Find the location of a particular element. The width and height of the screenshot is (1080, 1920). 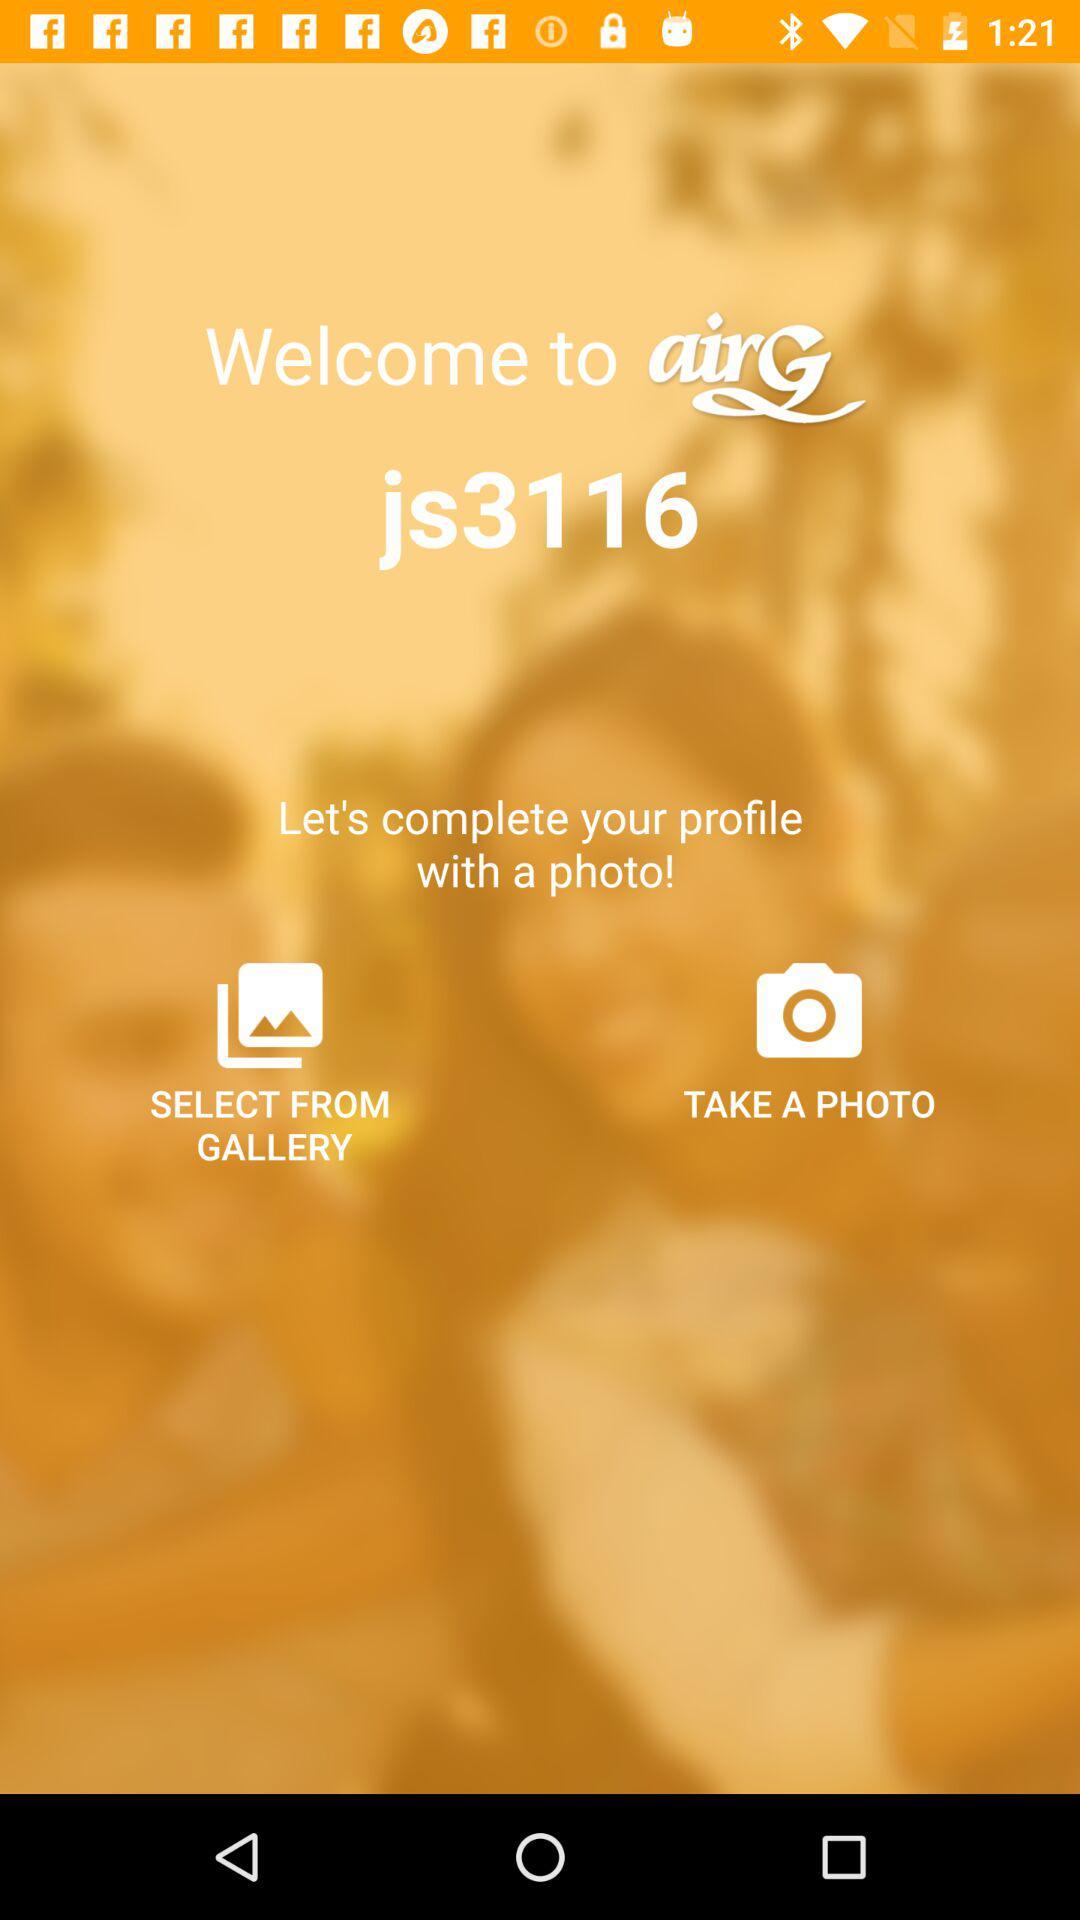

the select from is located at coordinates (270, 1060).